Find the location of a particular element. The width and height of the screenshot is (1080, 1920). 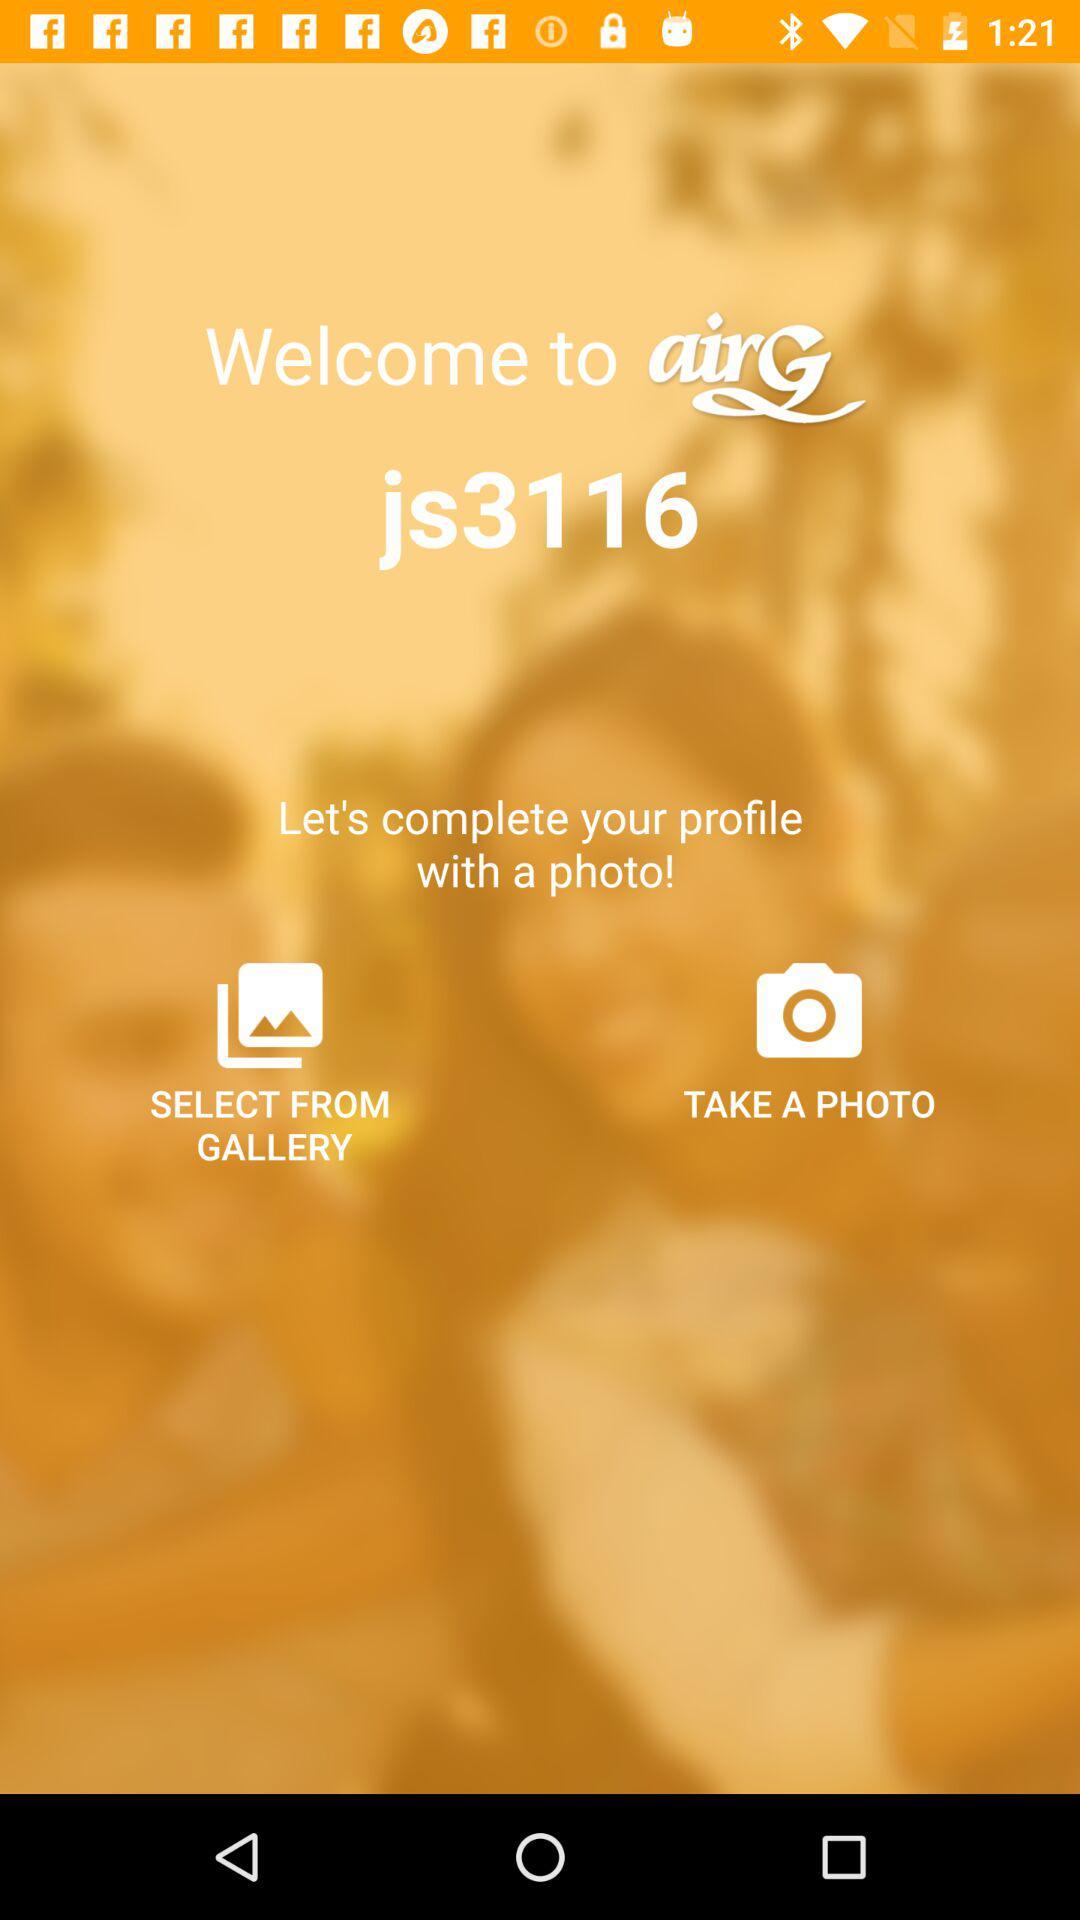

the select from is located at coordinates (270, 1060).